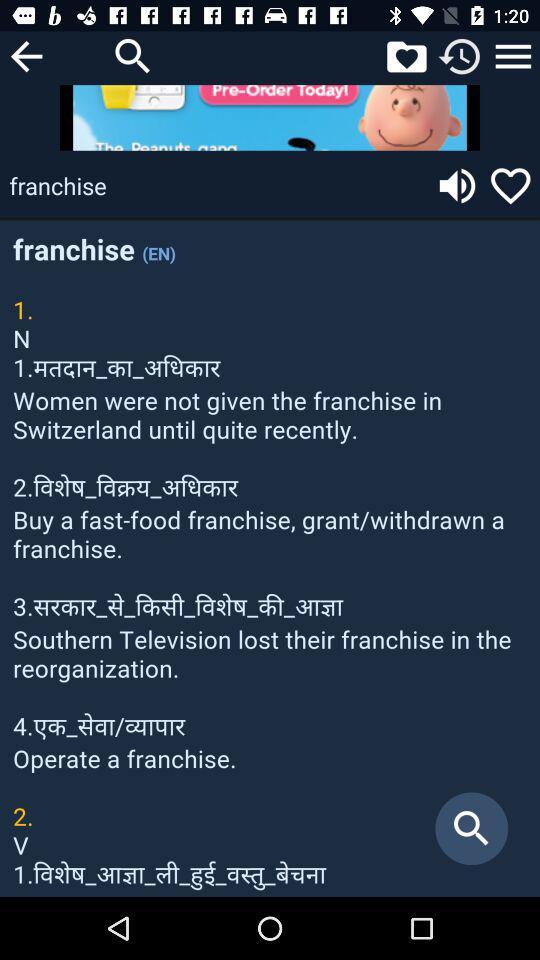  What do you see at coordinates (460, 55) in the screenshot?
I see `alaram set option` at bounding box center [460, 55].